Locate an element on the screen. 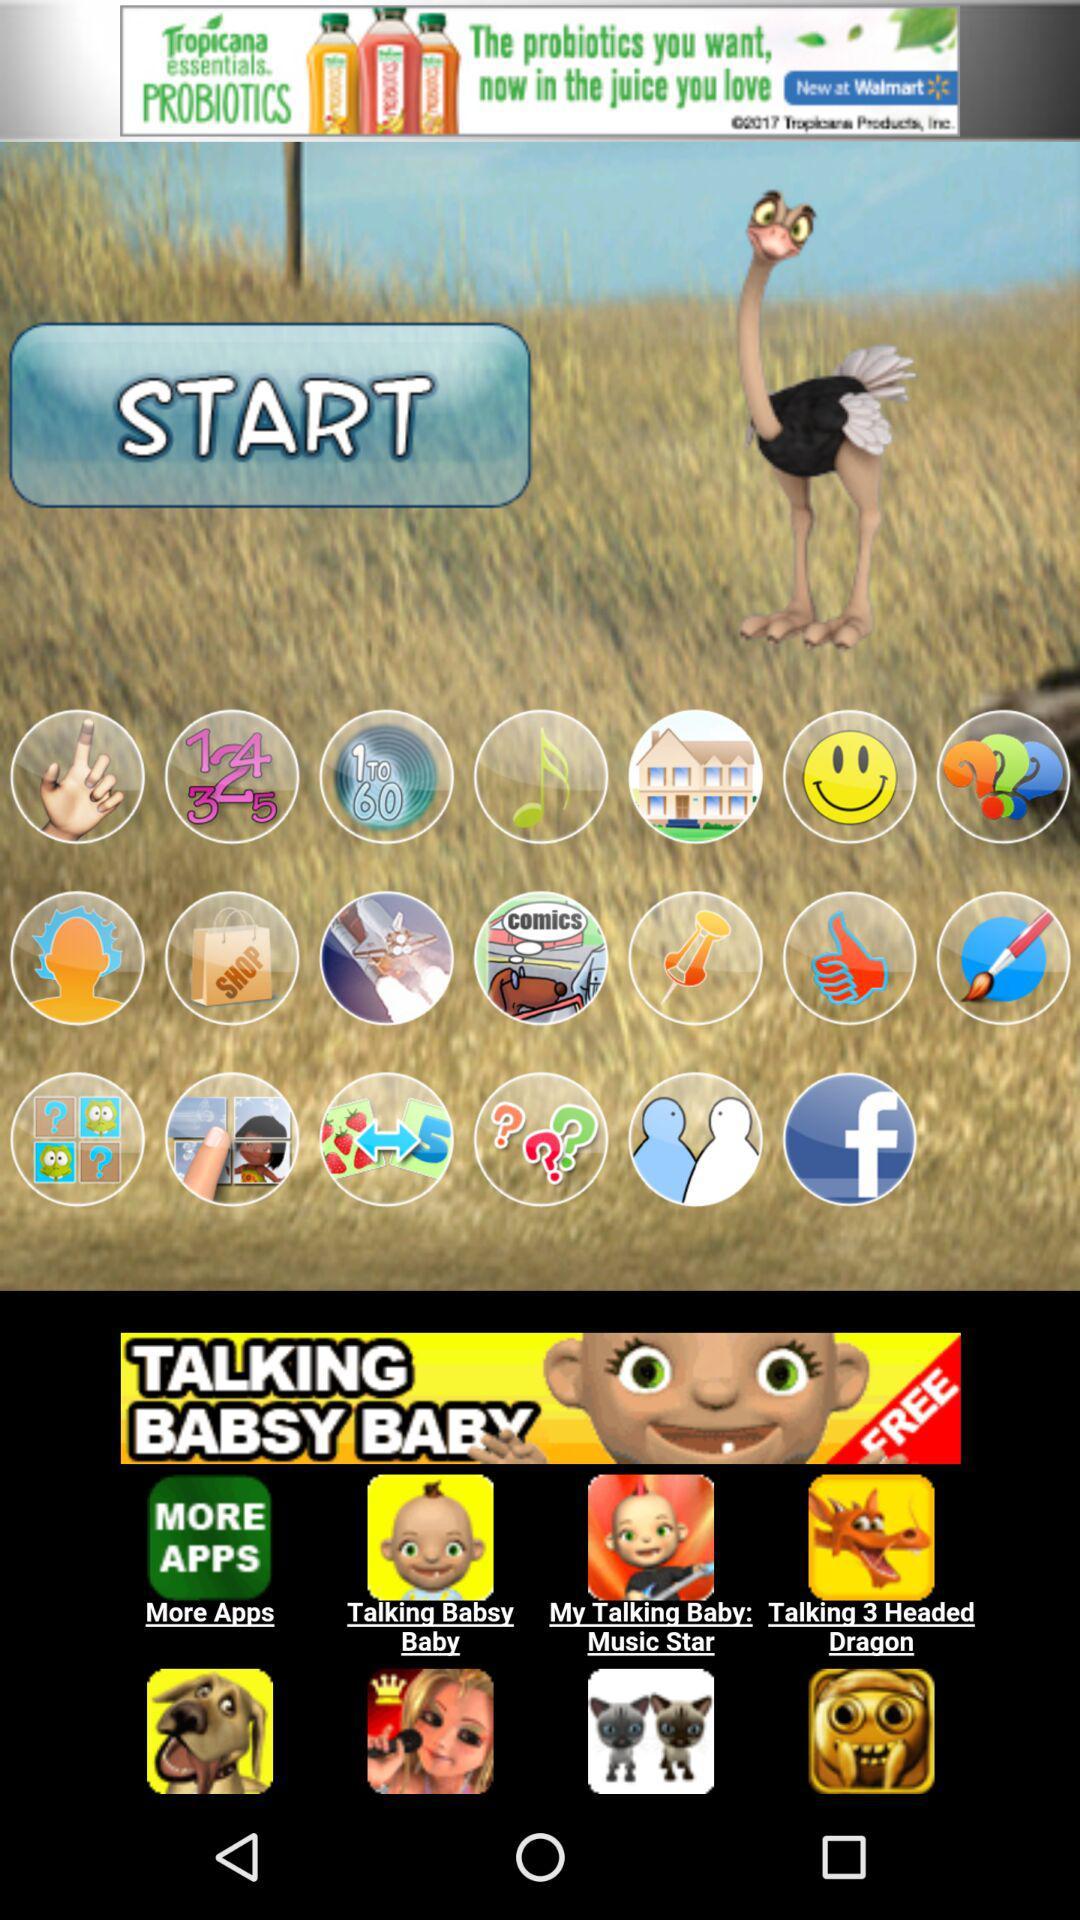 This screenshot has width=1080, height=1920. for image is located at coordinates (849, 957).